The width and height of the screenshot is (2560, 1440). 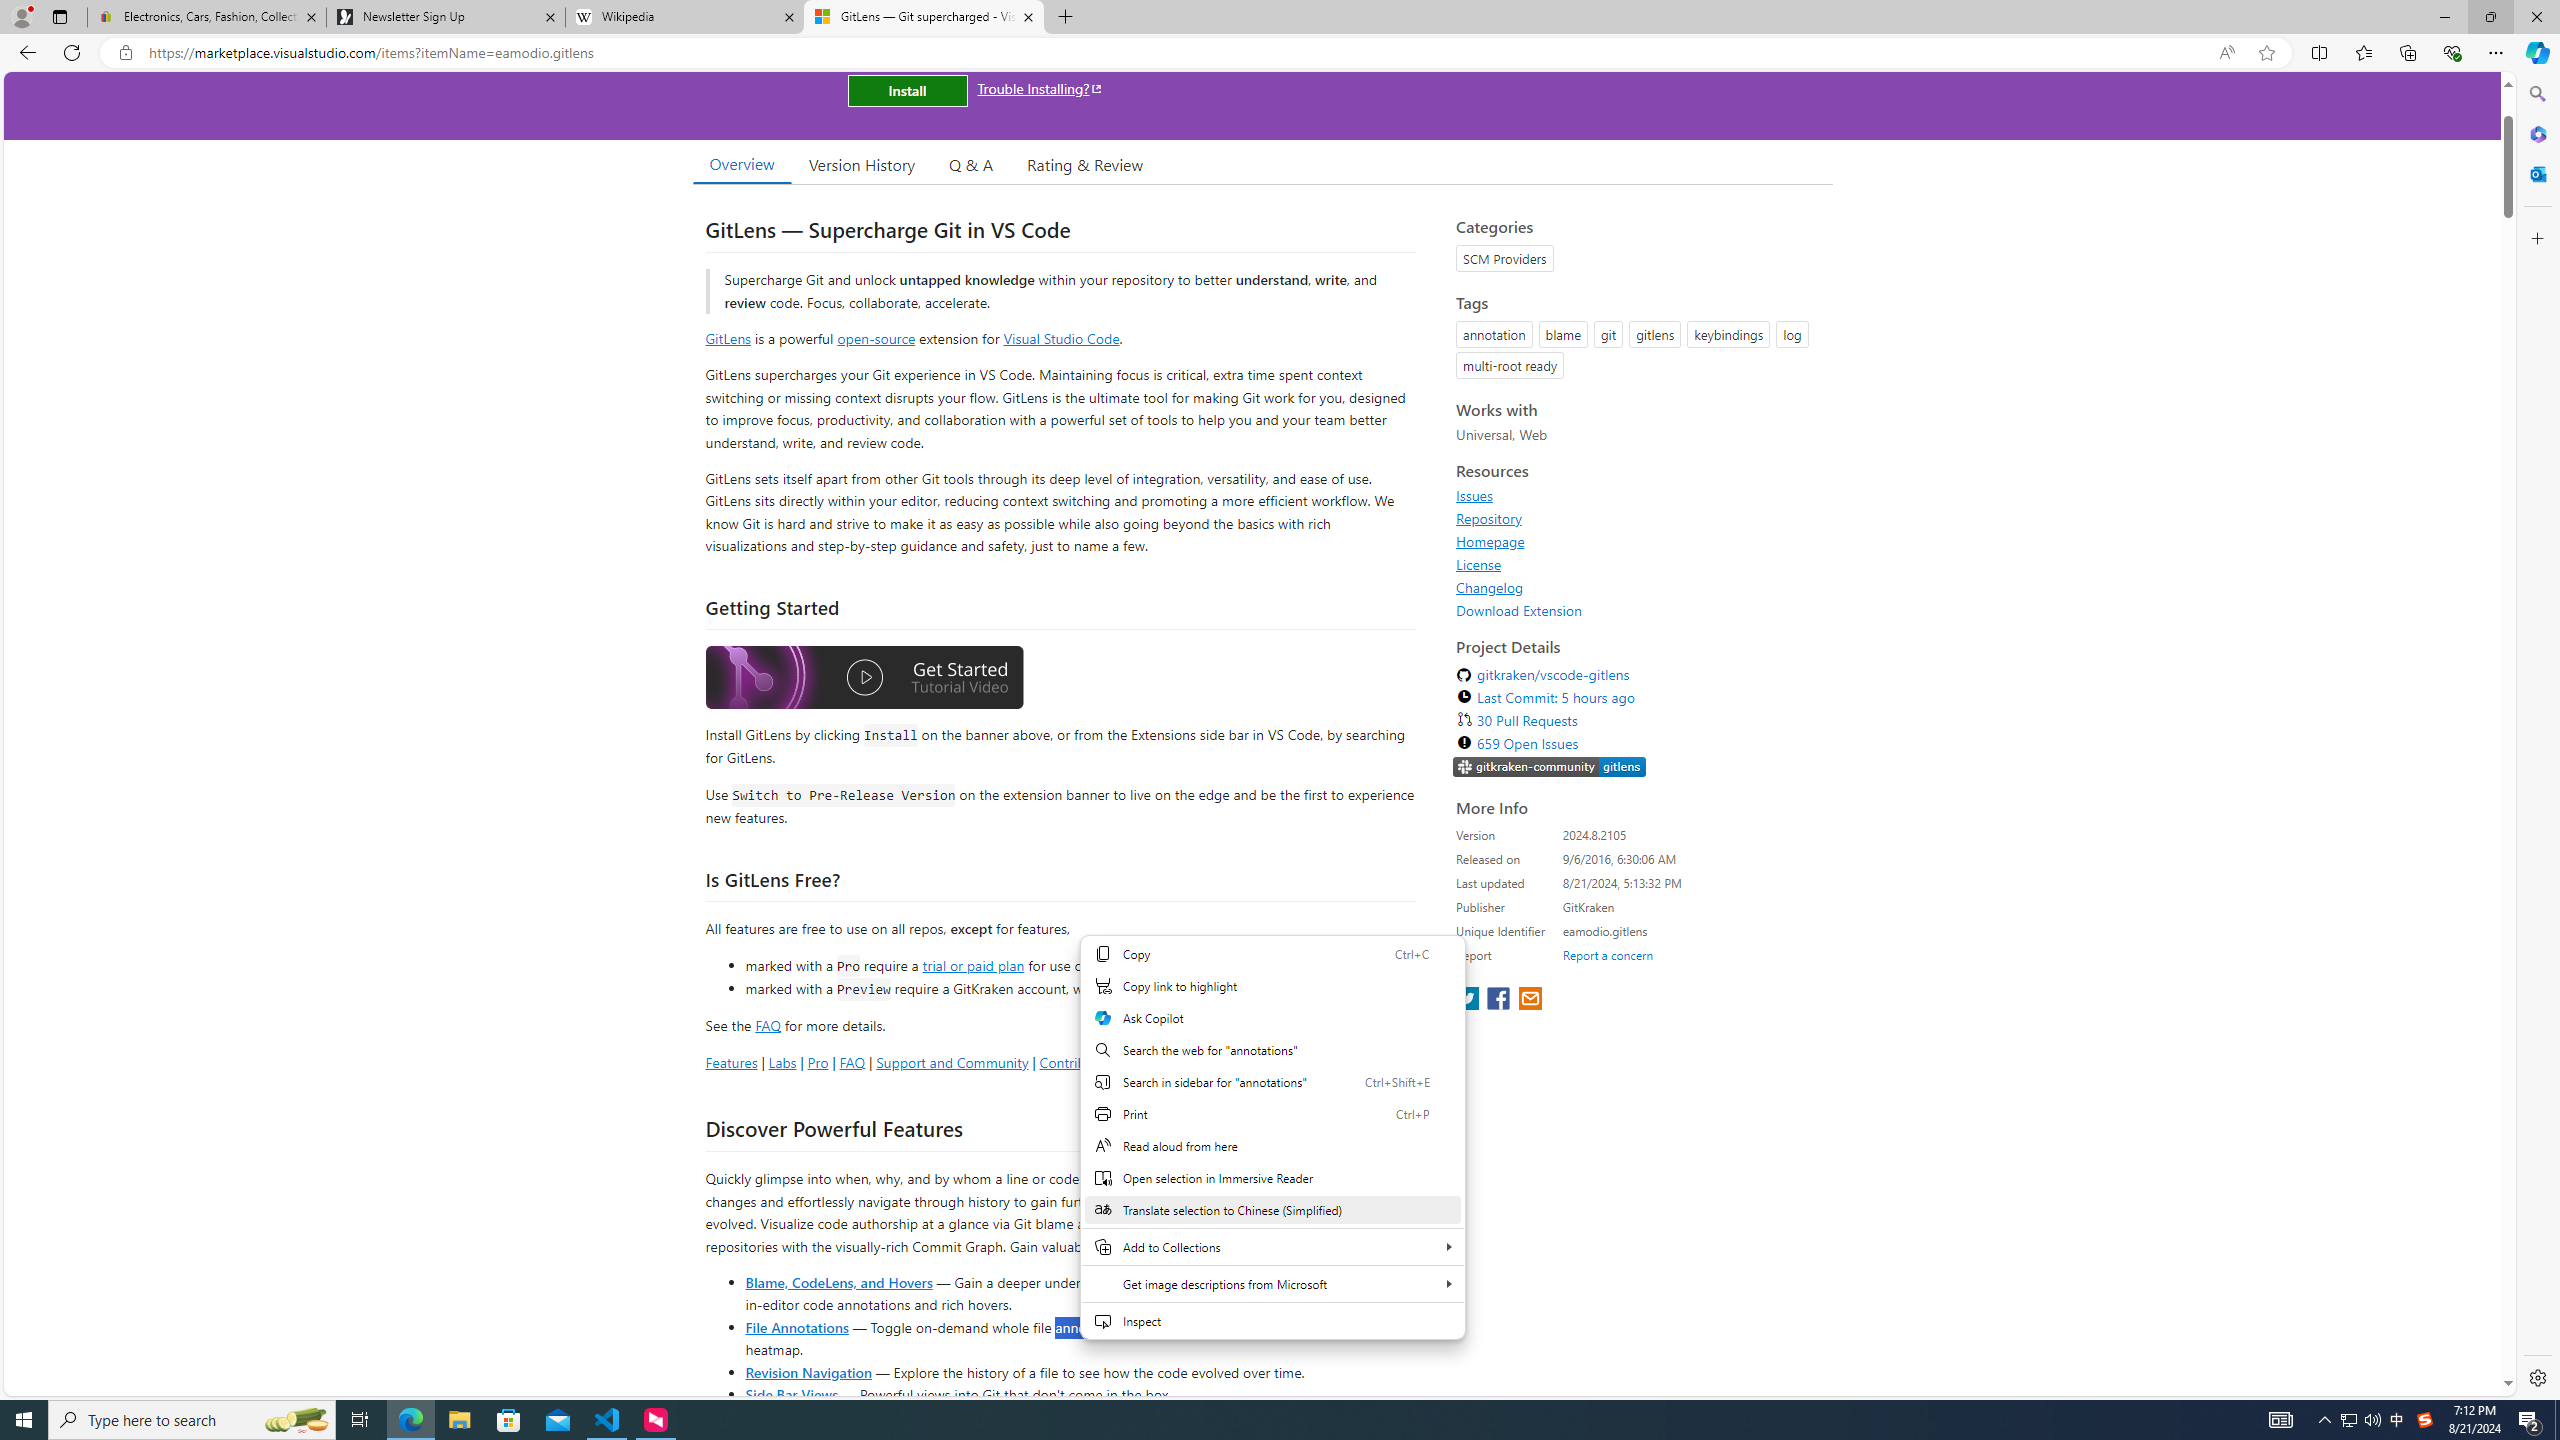 What do you see at coordinates (1079, 1061) in the screenshot?
I see `'Contributing'` at bounding box center [1079, 1061].